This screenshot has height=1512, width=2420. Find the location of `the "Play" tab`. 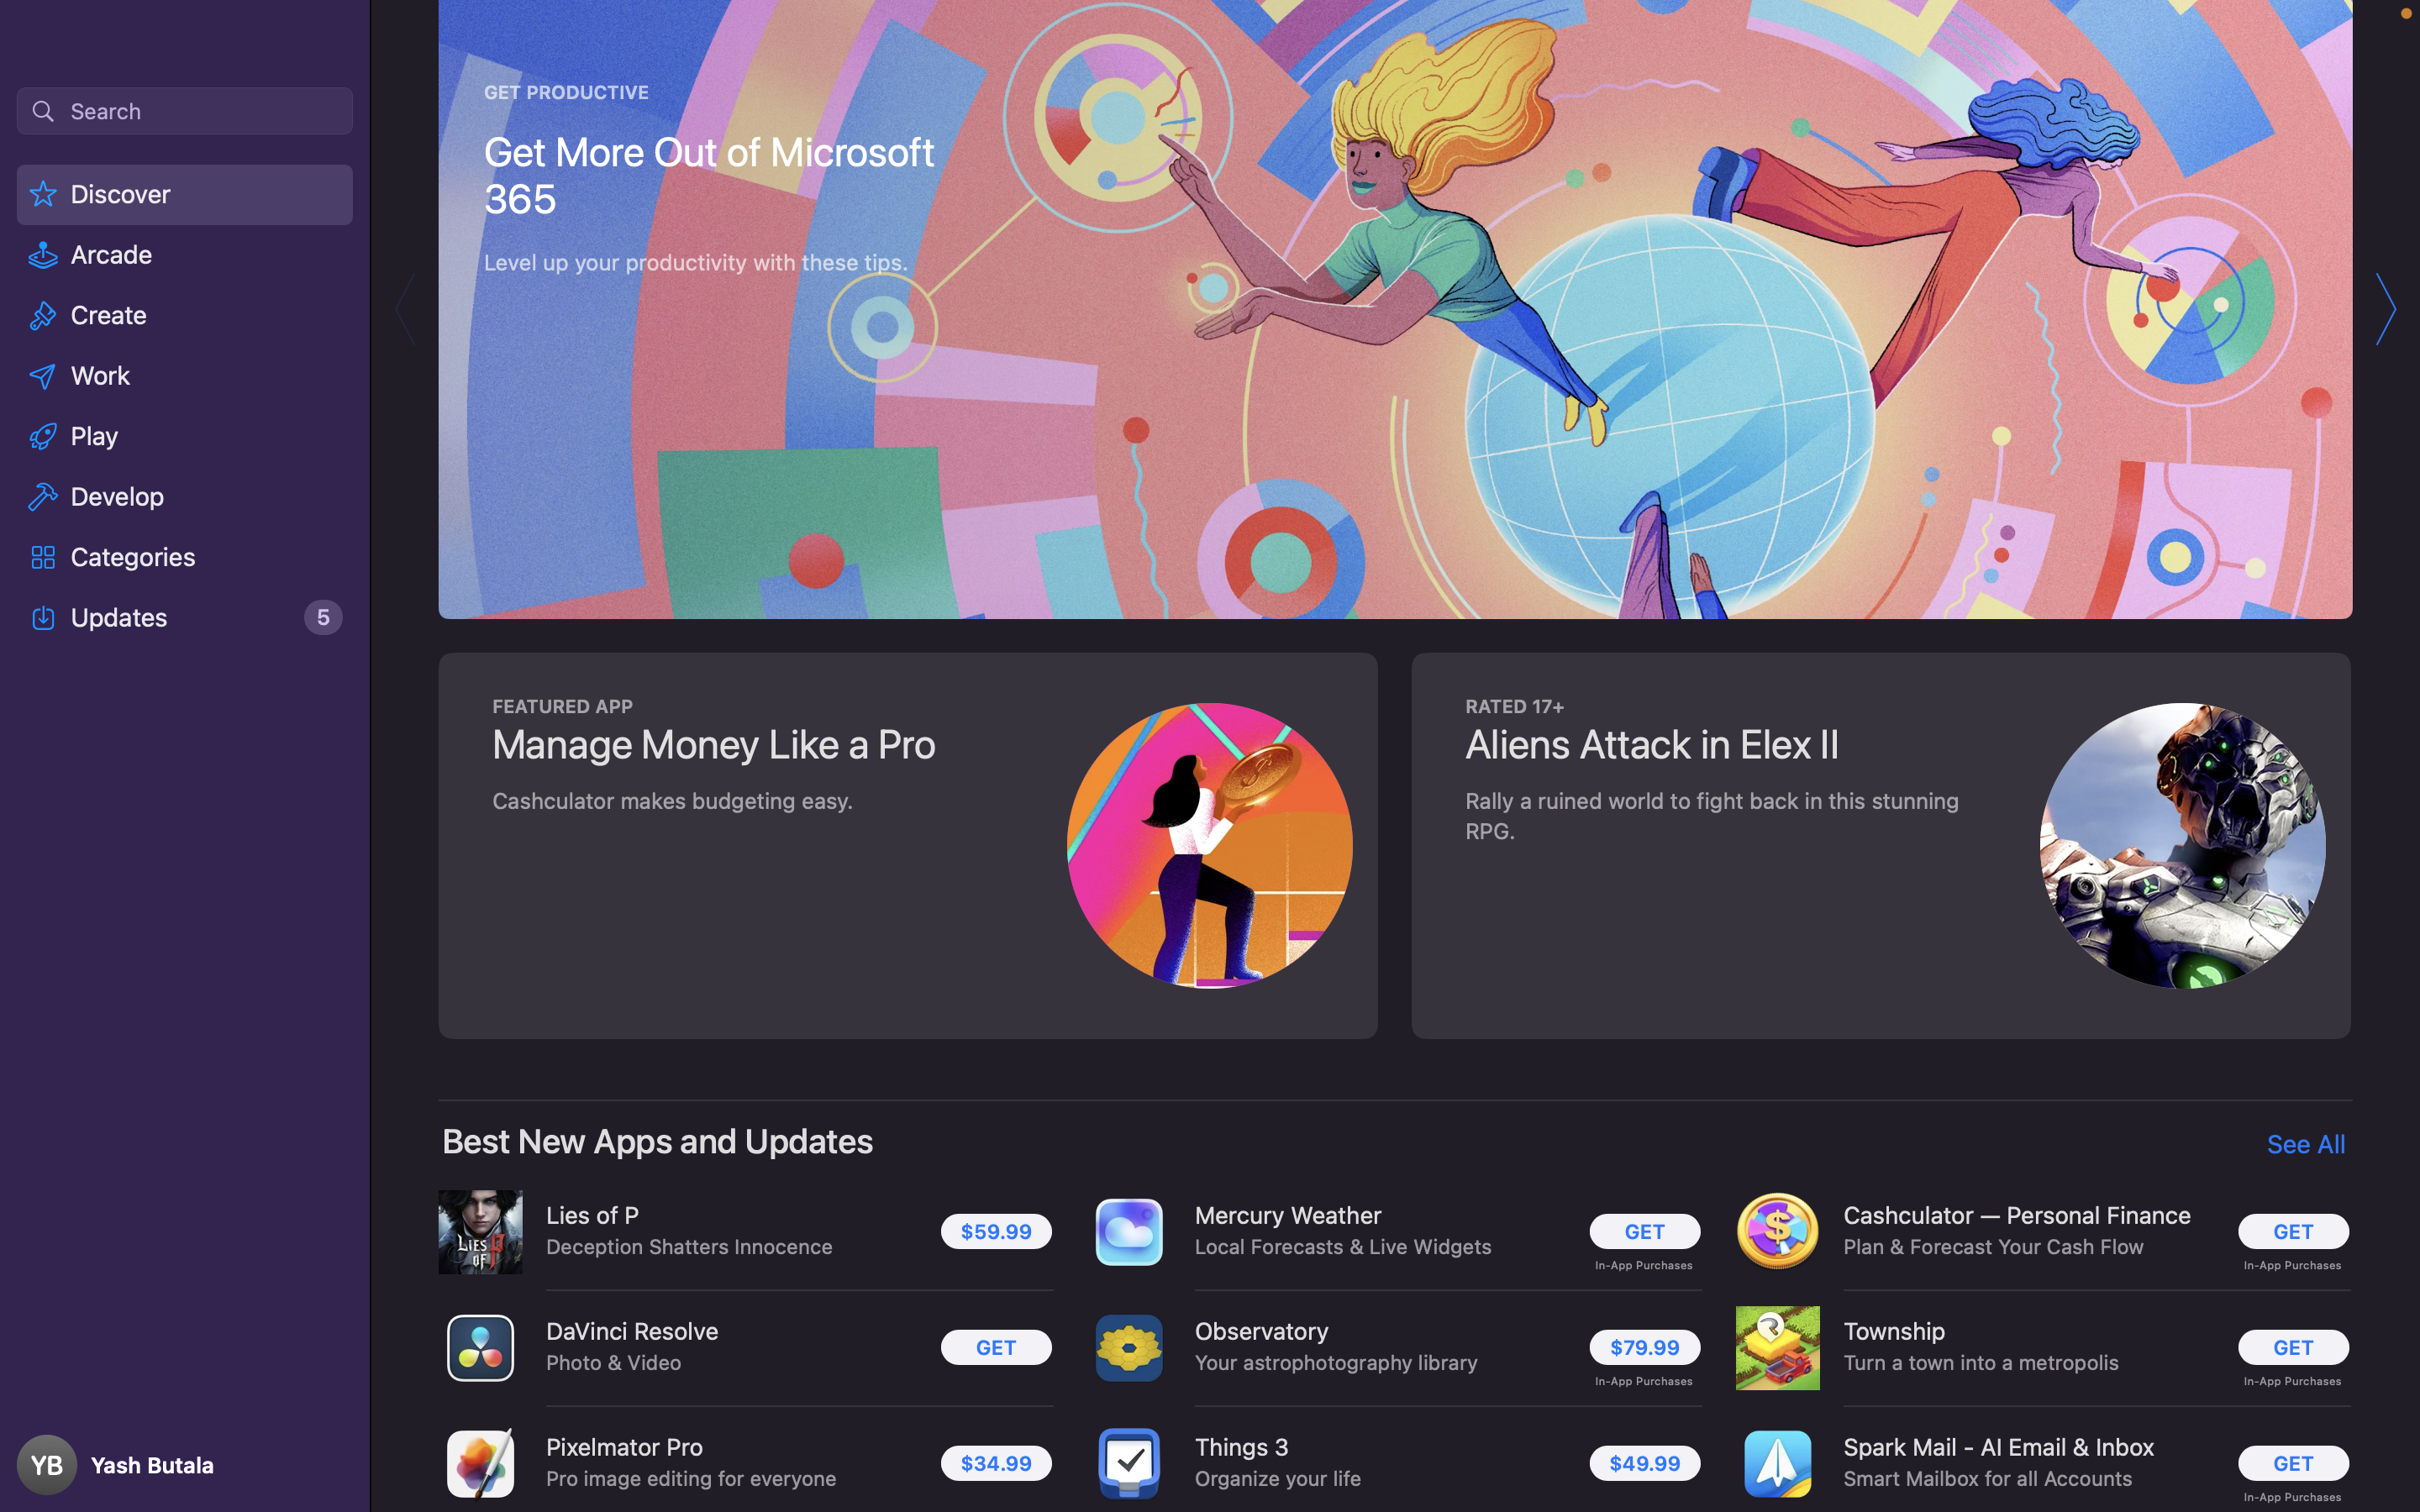

the "Play" tab is located at coordinates (185, 433).